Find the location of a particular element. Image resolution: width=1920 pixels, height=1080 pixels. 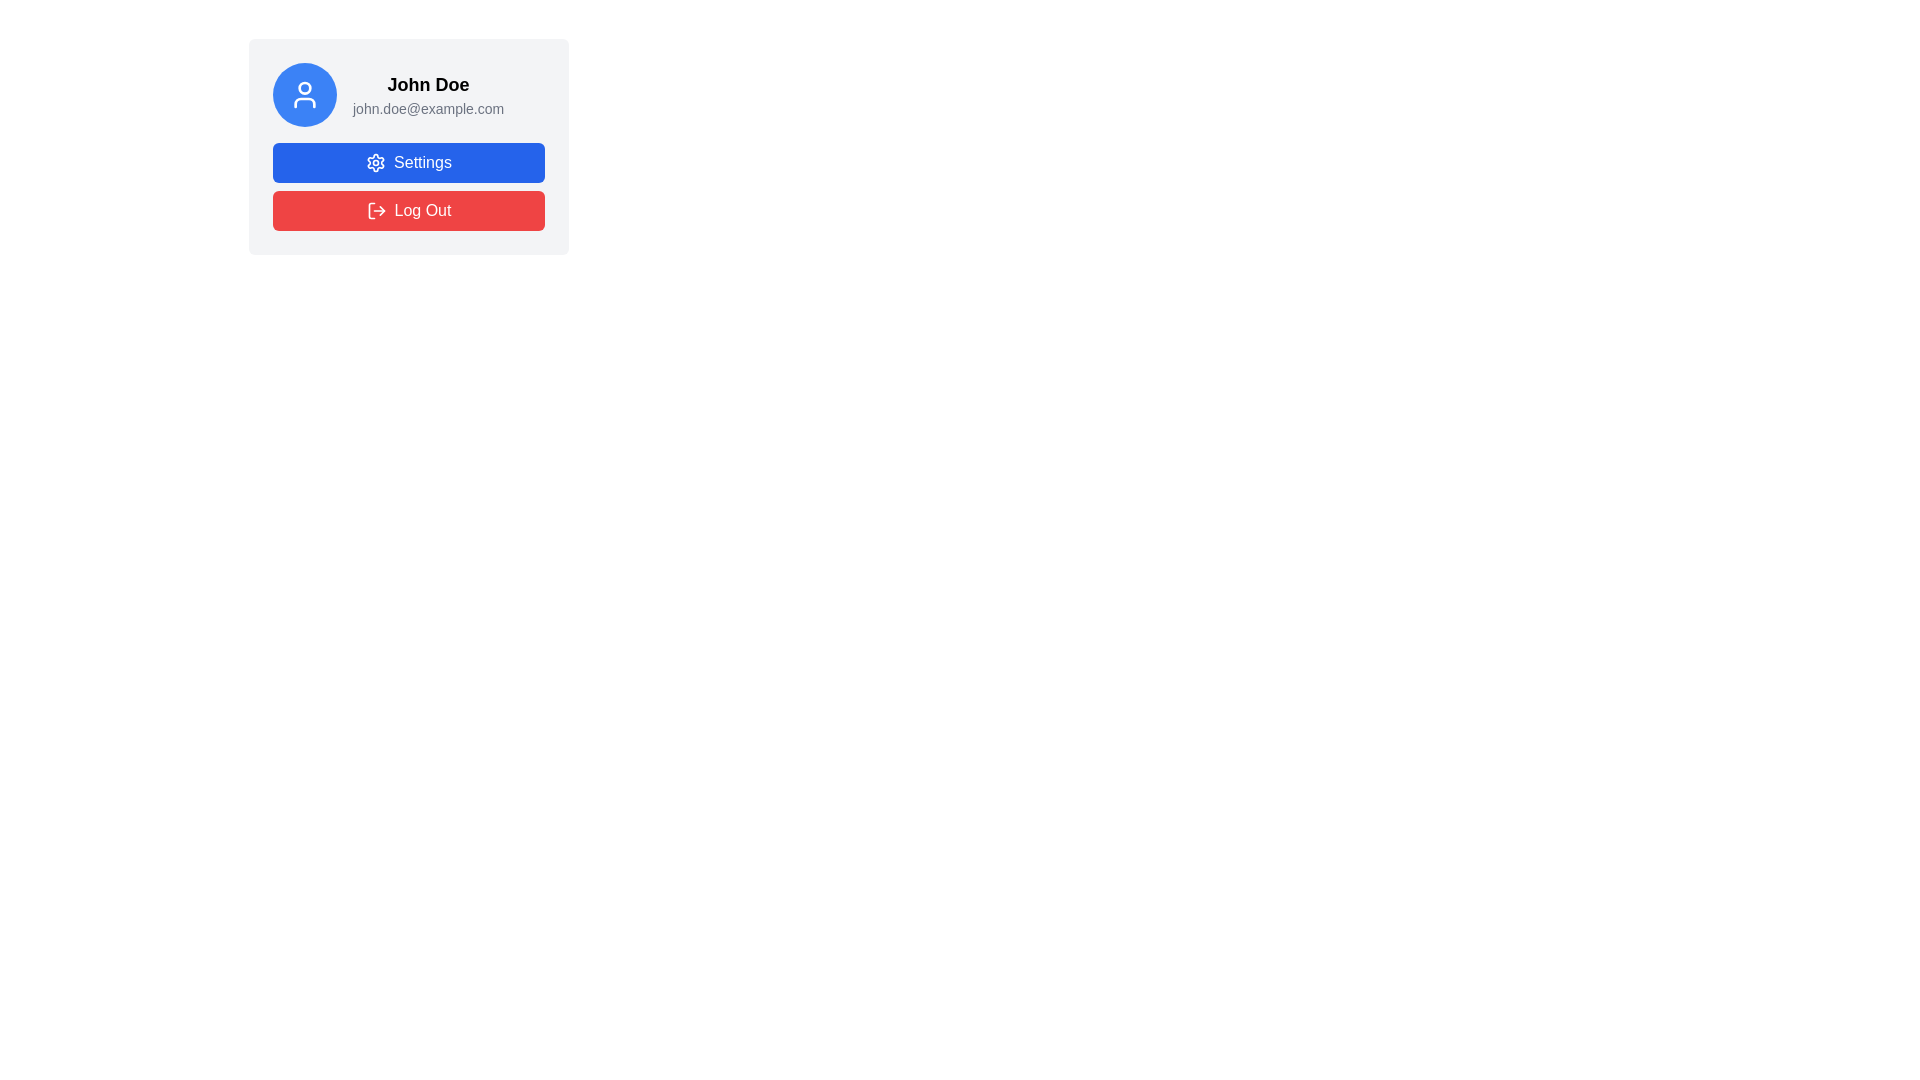

the Text label displaying the user's email address, located below the name 'John Doe' in the profile card is located at coordinates (427, 108).